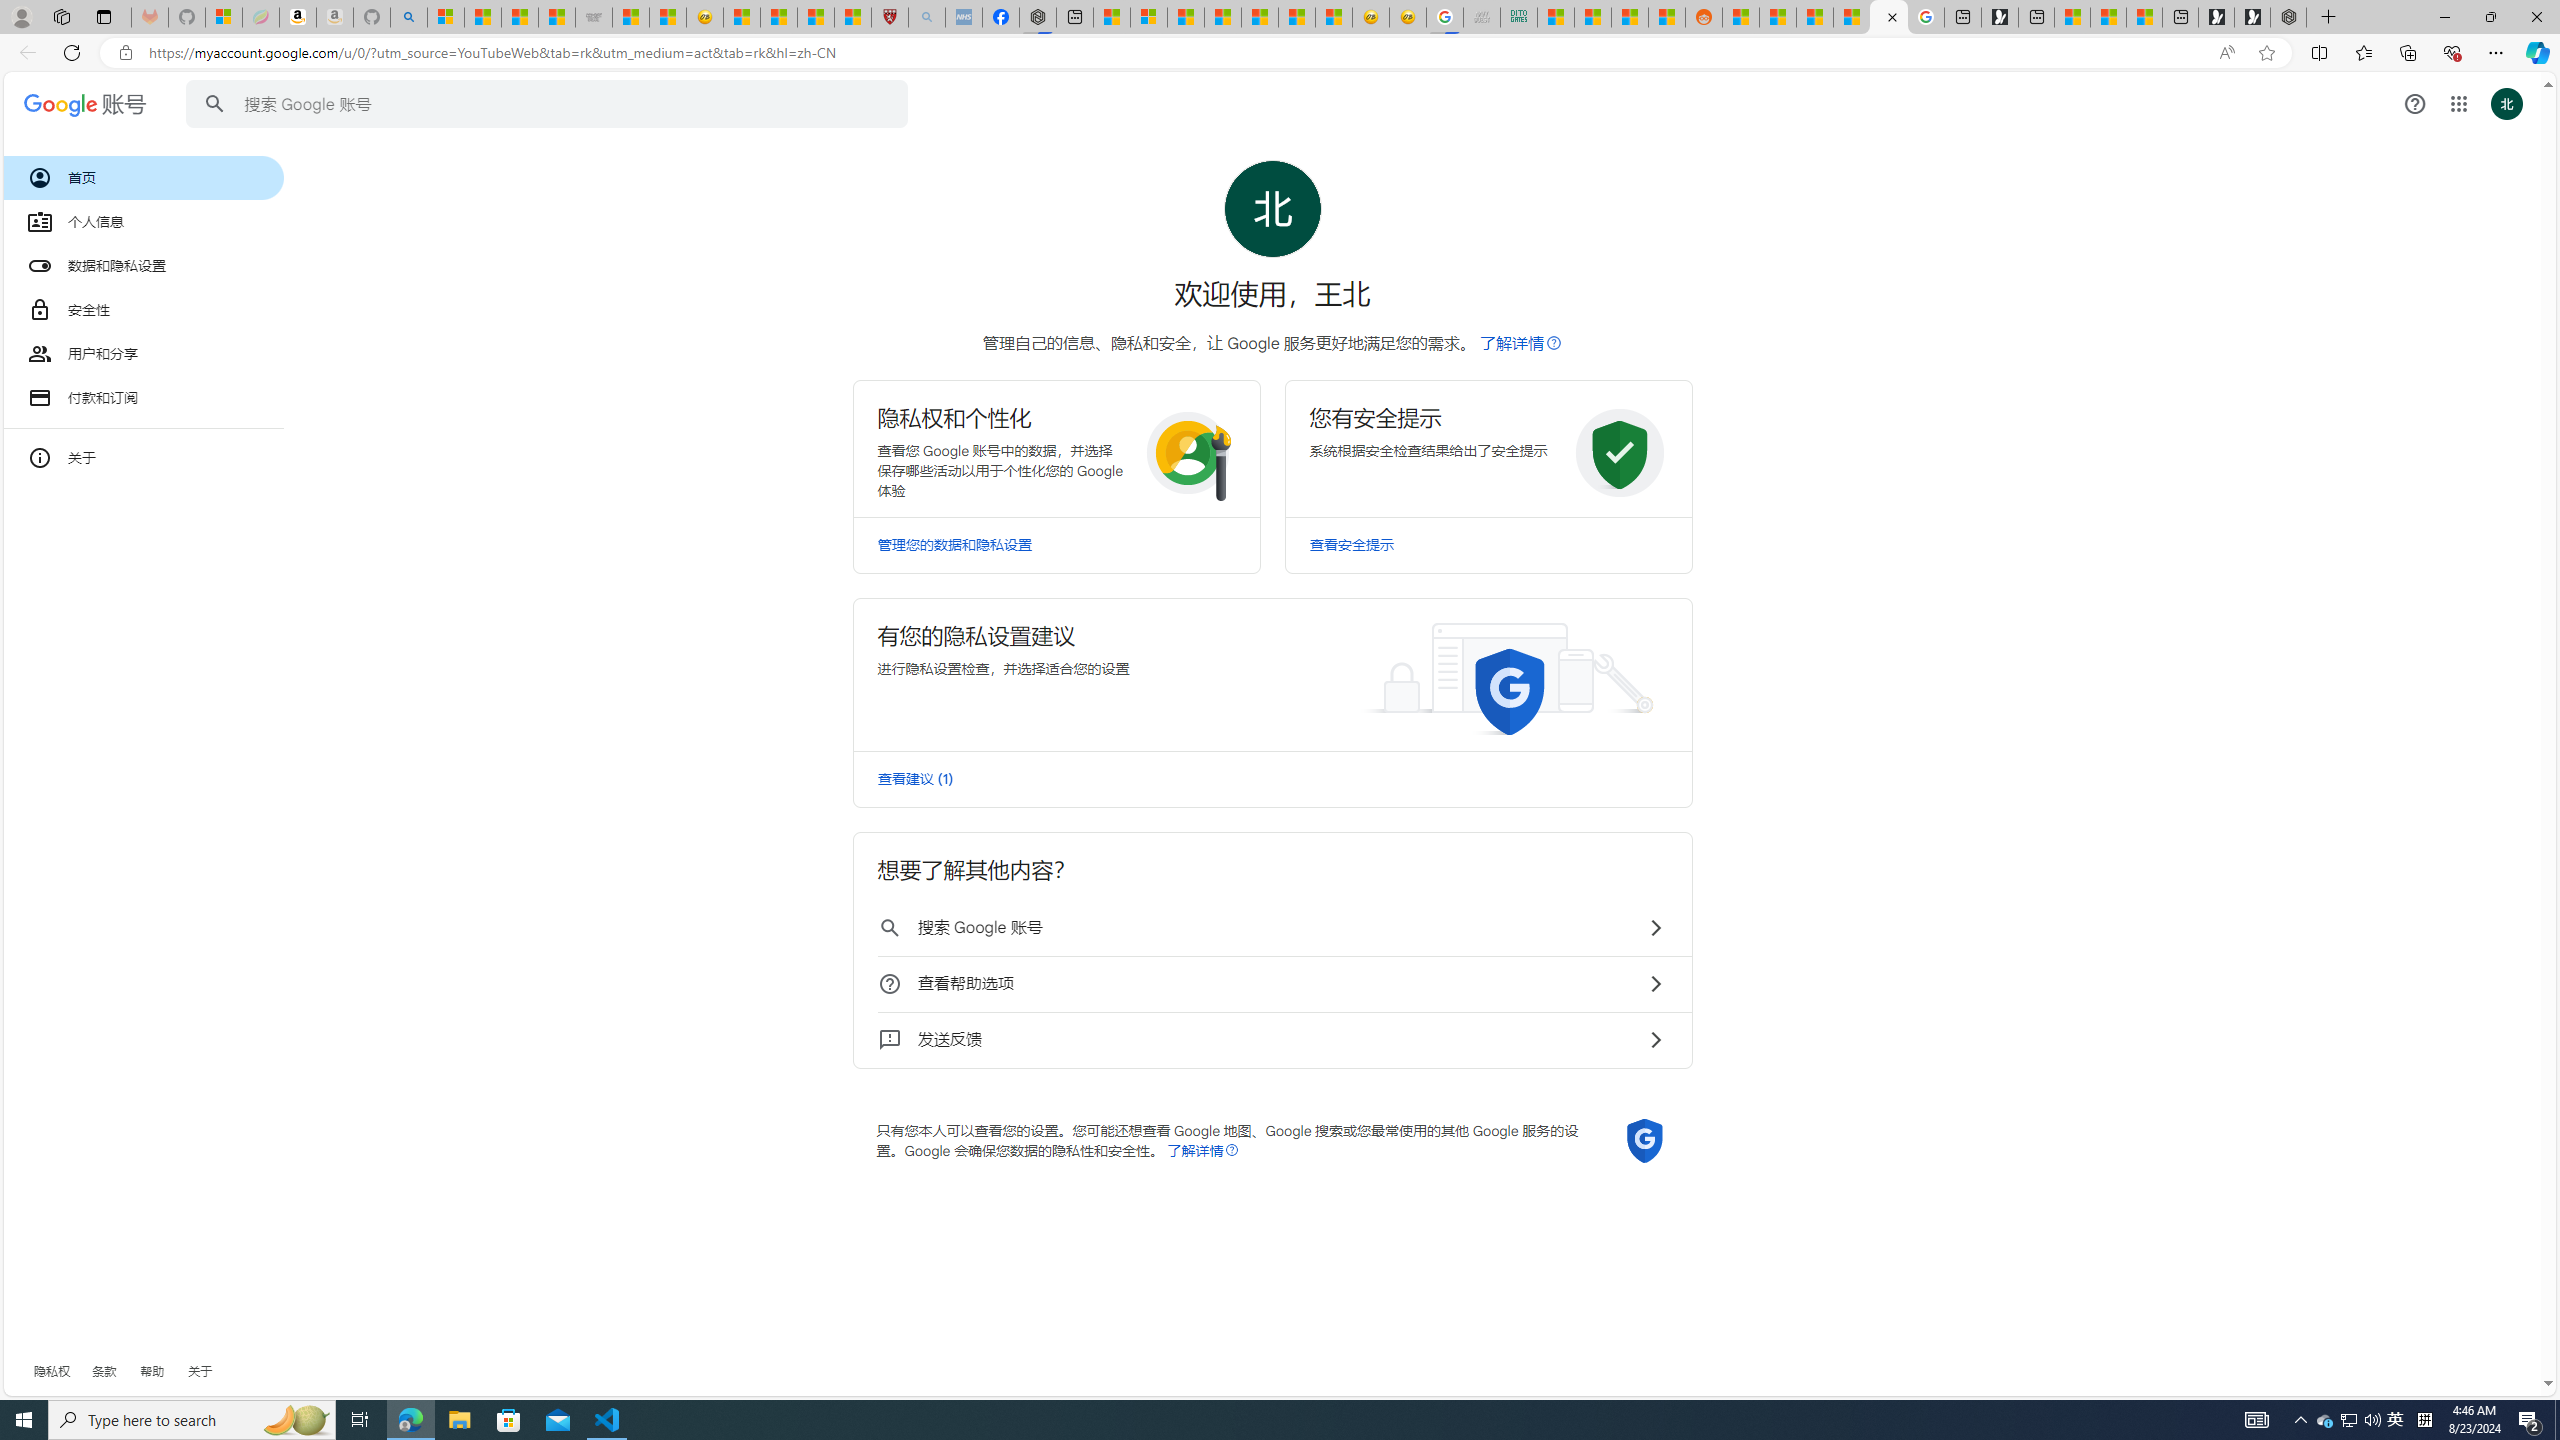 The height and width of the screenshot is (1440, 2560). I want to click on 'Recipes - MSN', so click(741, 16).